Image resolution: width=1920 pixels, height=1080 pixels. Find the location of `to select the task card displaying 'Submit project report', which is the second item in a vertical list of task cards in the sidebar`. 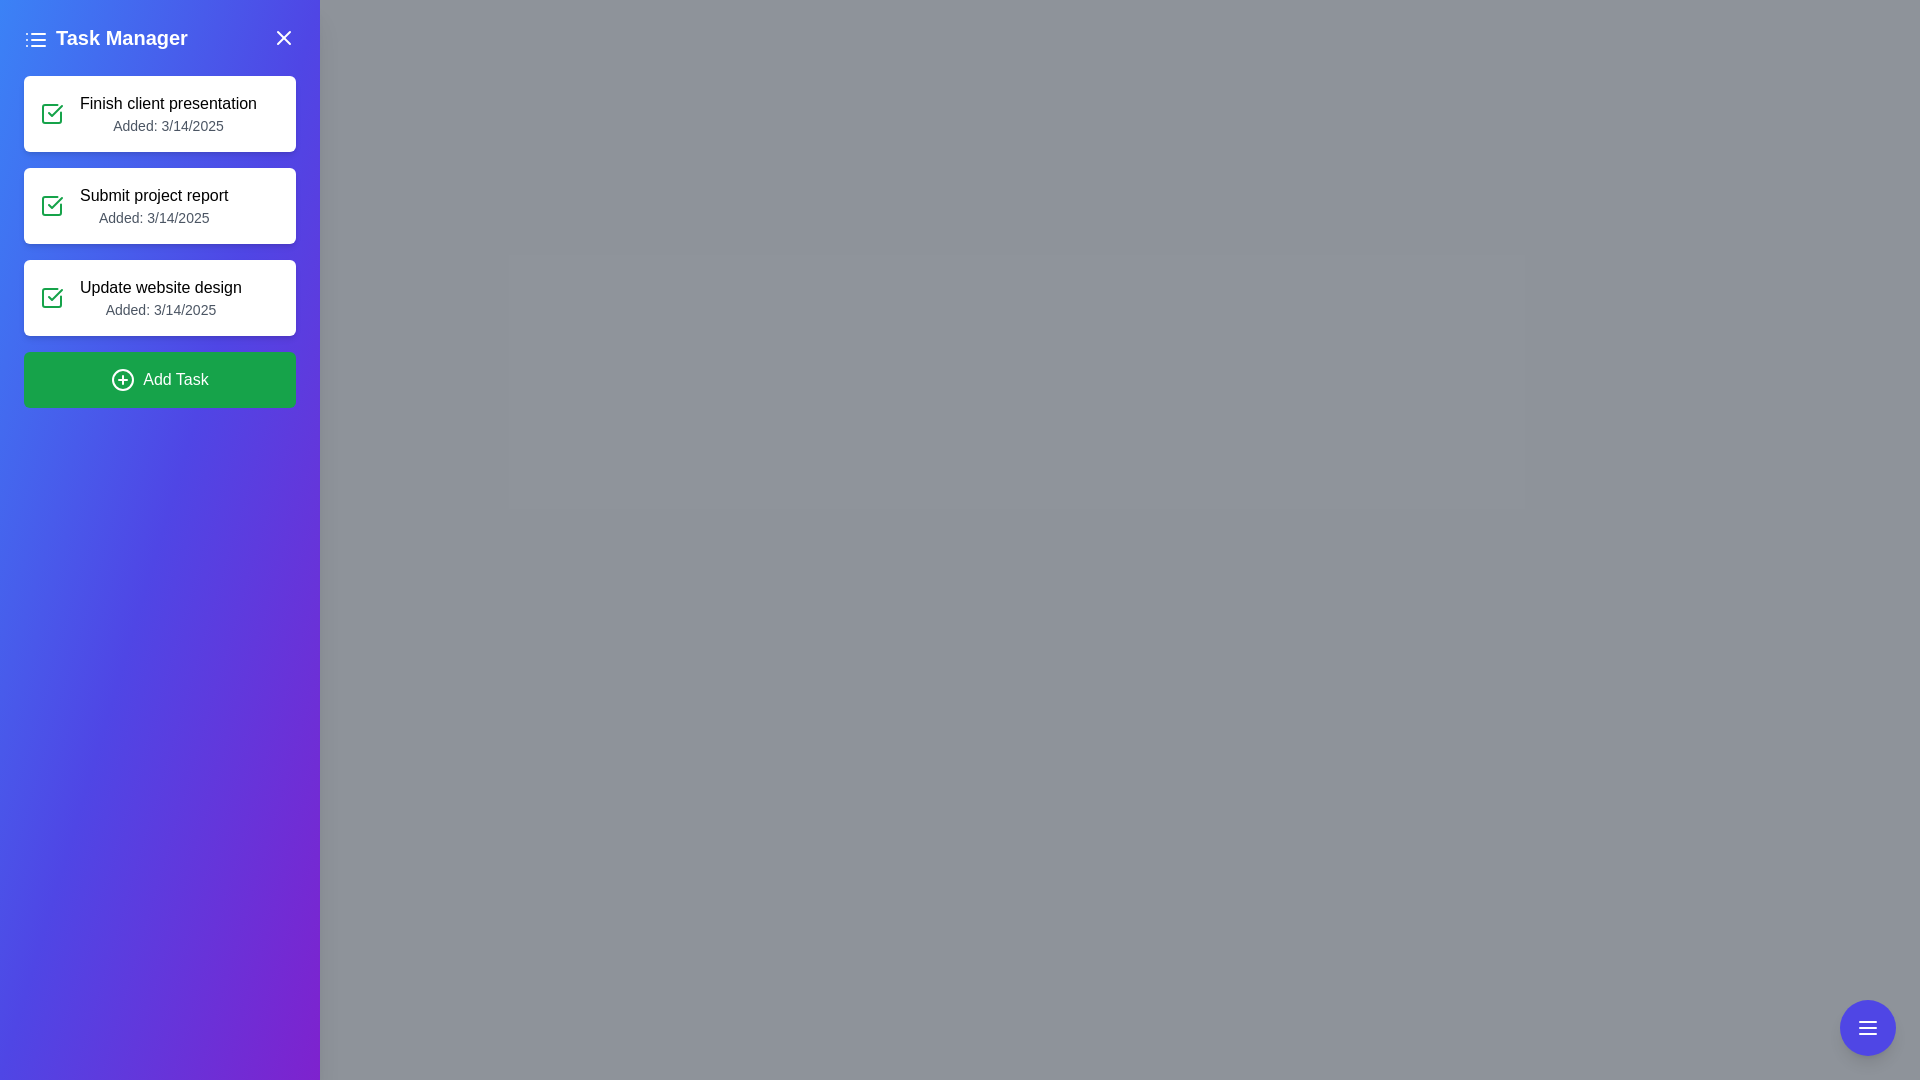

to select the task card displaying 'Submit project report', which is the second item in a vertical list of task cards in the sidebar is located at coordinates (158, 205).